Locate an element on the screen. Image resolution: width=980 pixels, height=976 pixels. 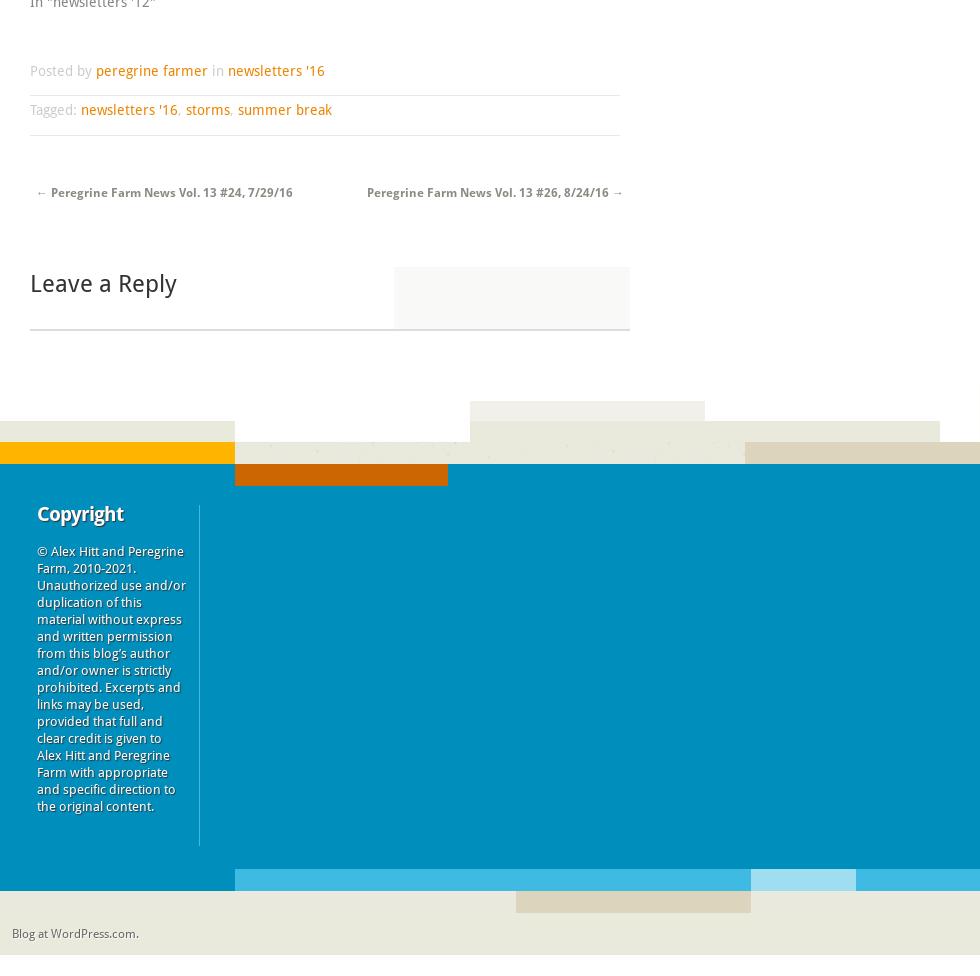
'Leave a Reply' is located at coordinates (29, 284).